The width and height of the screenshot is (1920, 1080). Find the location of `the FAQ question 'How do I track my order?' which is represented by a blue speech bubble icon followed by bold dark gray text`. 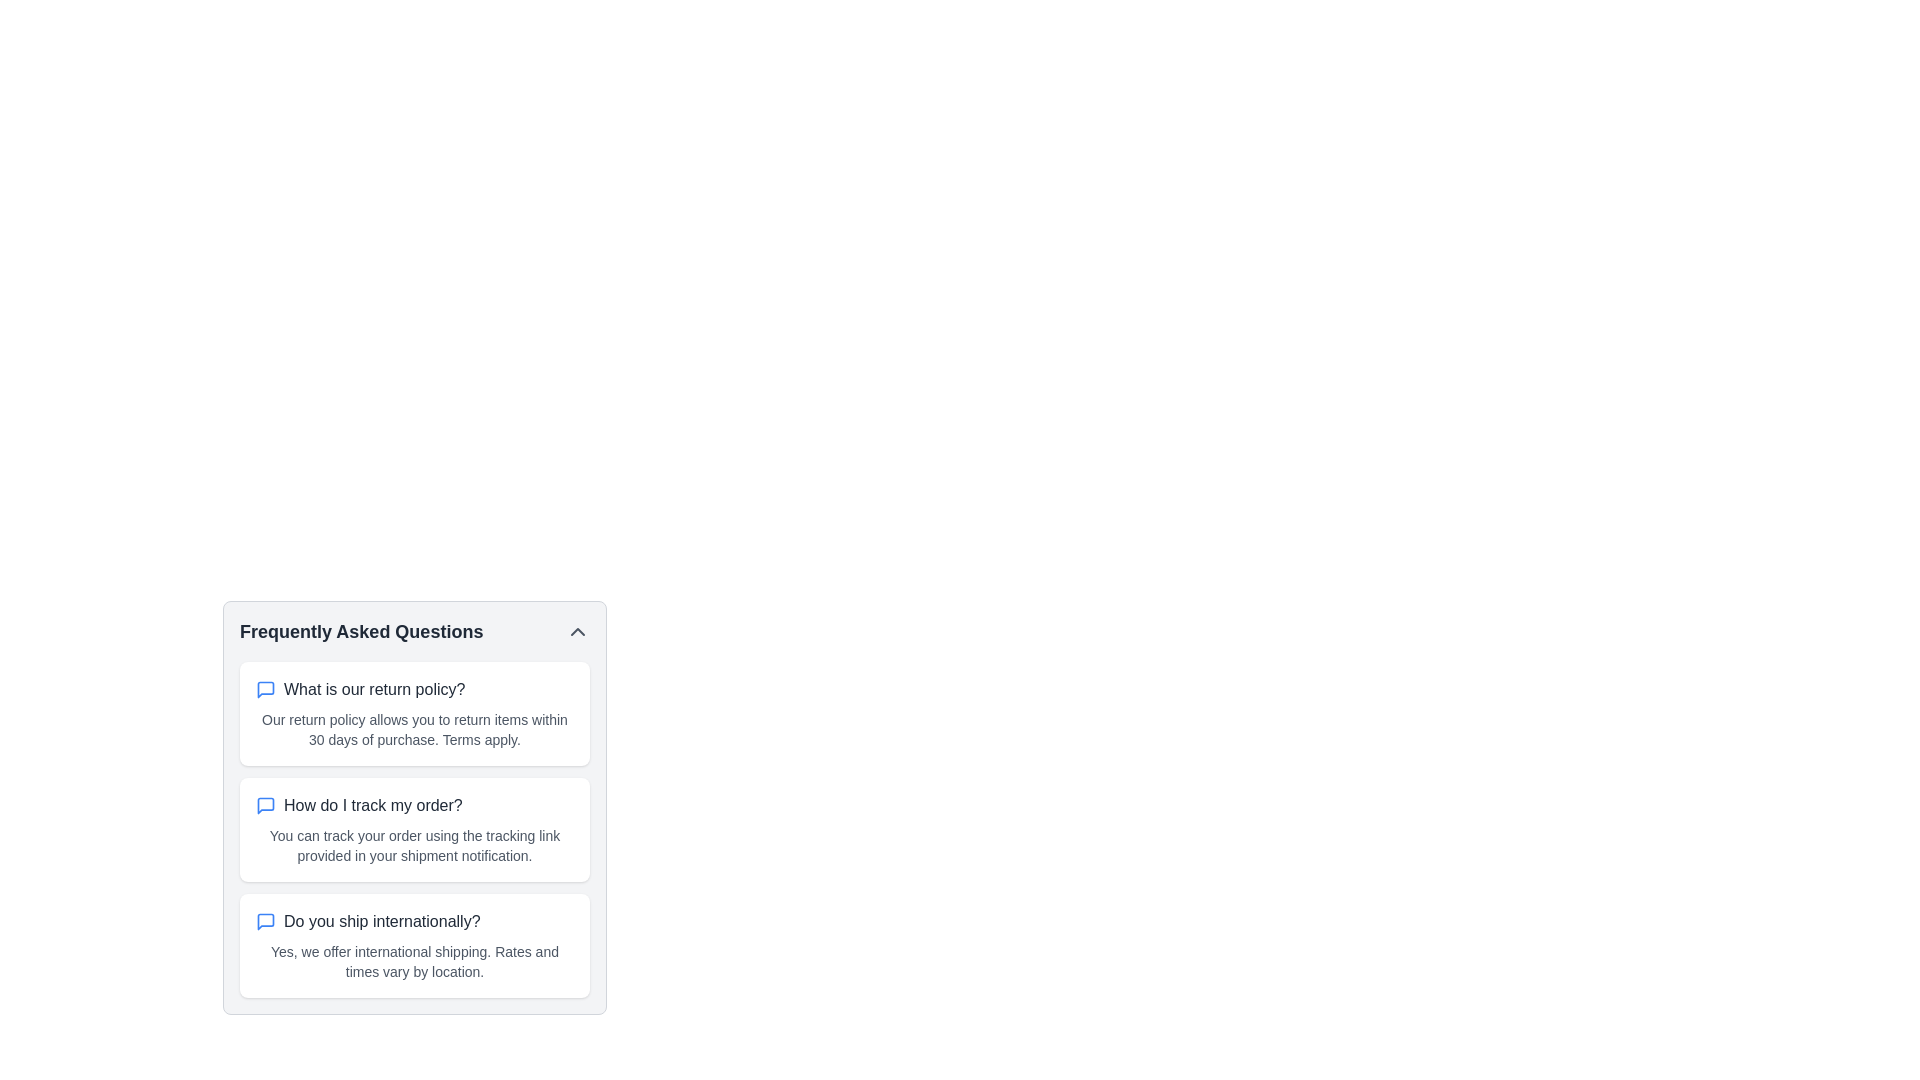

the FAQ question 'How do I track my order?' which is represented by a blue speech bubble icon followed by bold dark gray text is located at coordinates (413, 805).